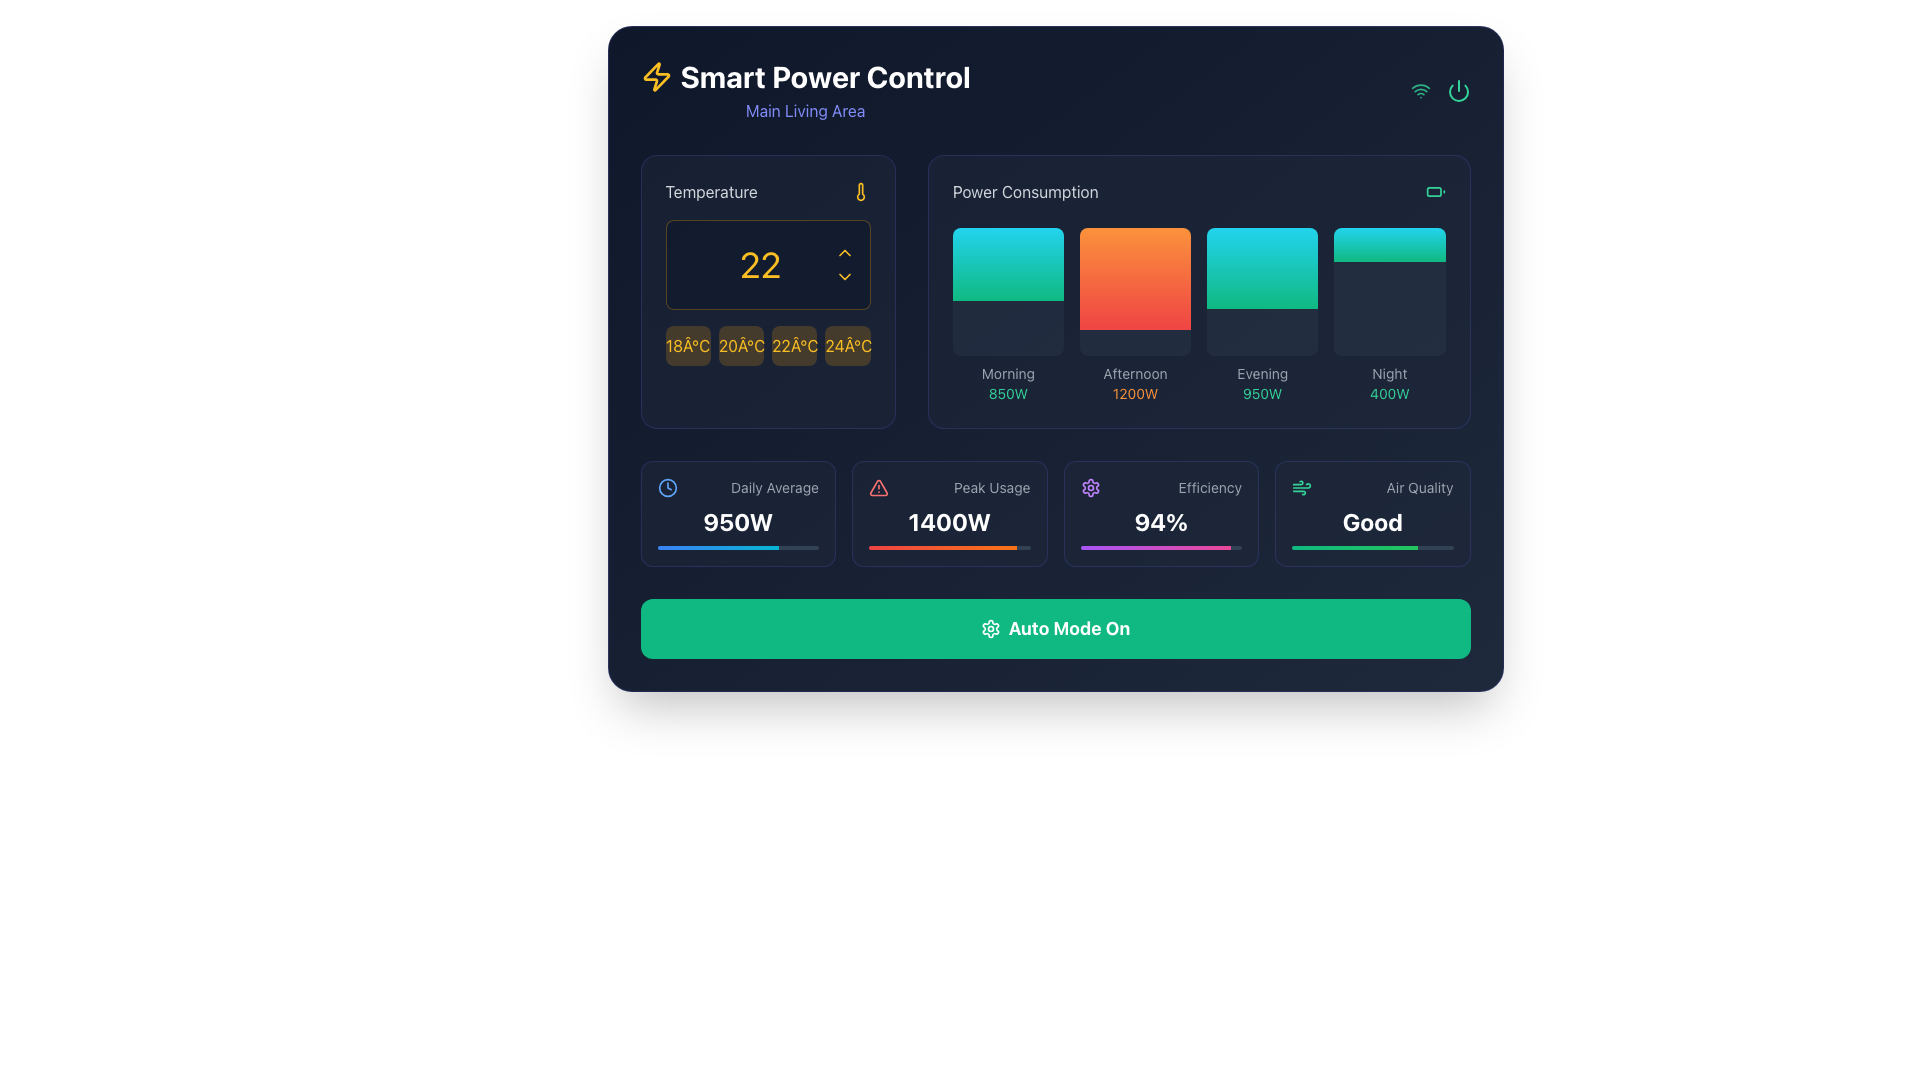 The image size is (1920, 1080). What do you see at coordinates (1261, 315) in the screenshot?
I see `the graphical data display element conveying power consumption data for the evening period, which is located to the right of the 'Afternoon' element and to the left of the 'Night' element` at bounding box center [1261, 315].